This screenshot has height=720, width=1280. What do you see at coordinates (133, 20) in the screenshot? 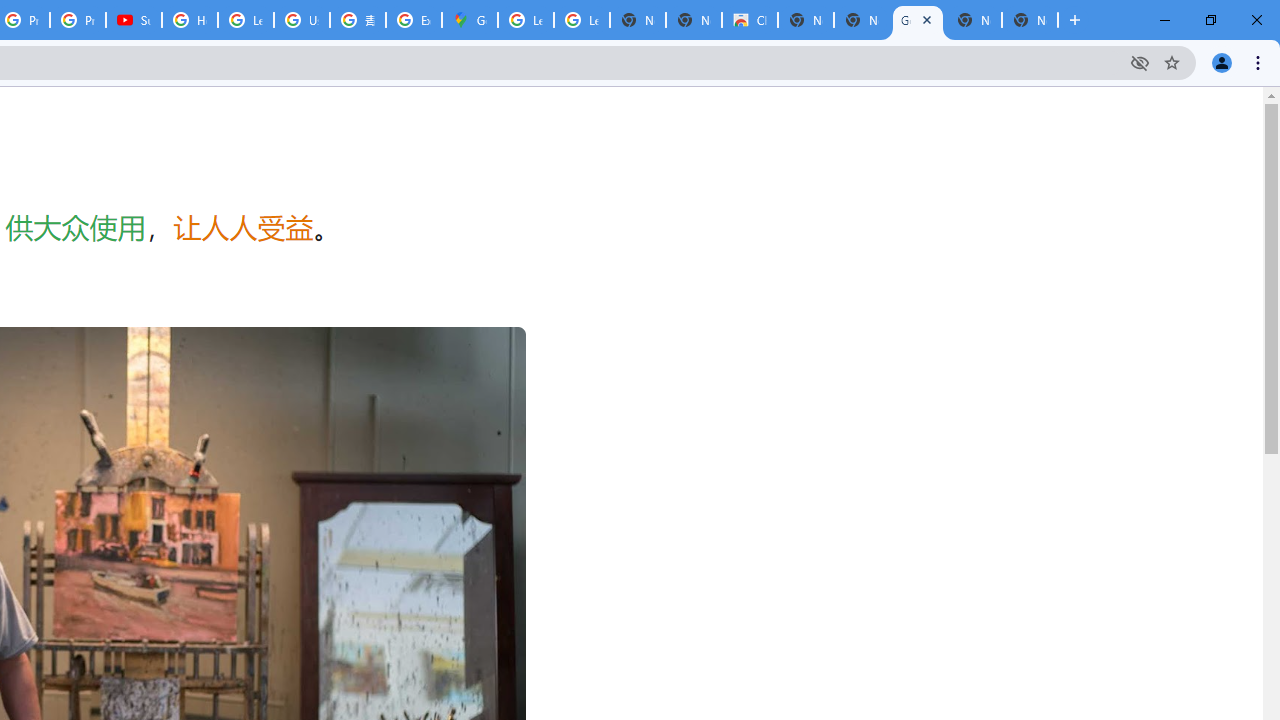
I see `'Subscriptions - YouTube'` at bounding box center [133, 20].